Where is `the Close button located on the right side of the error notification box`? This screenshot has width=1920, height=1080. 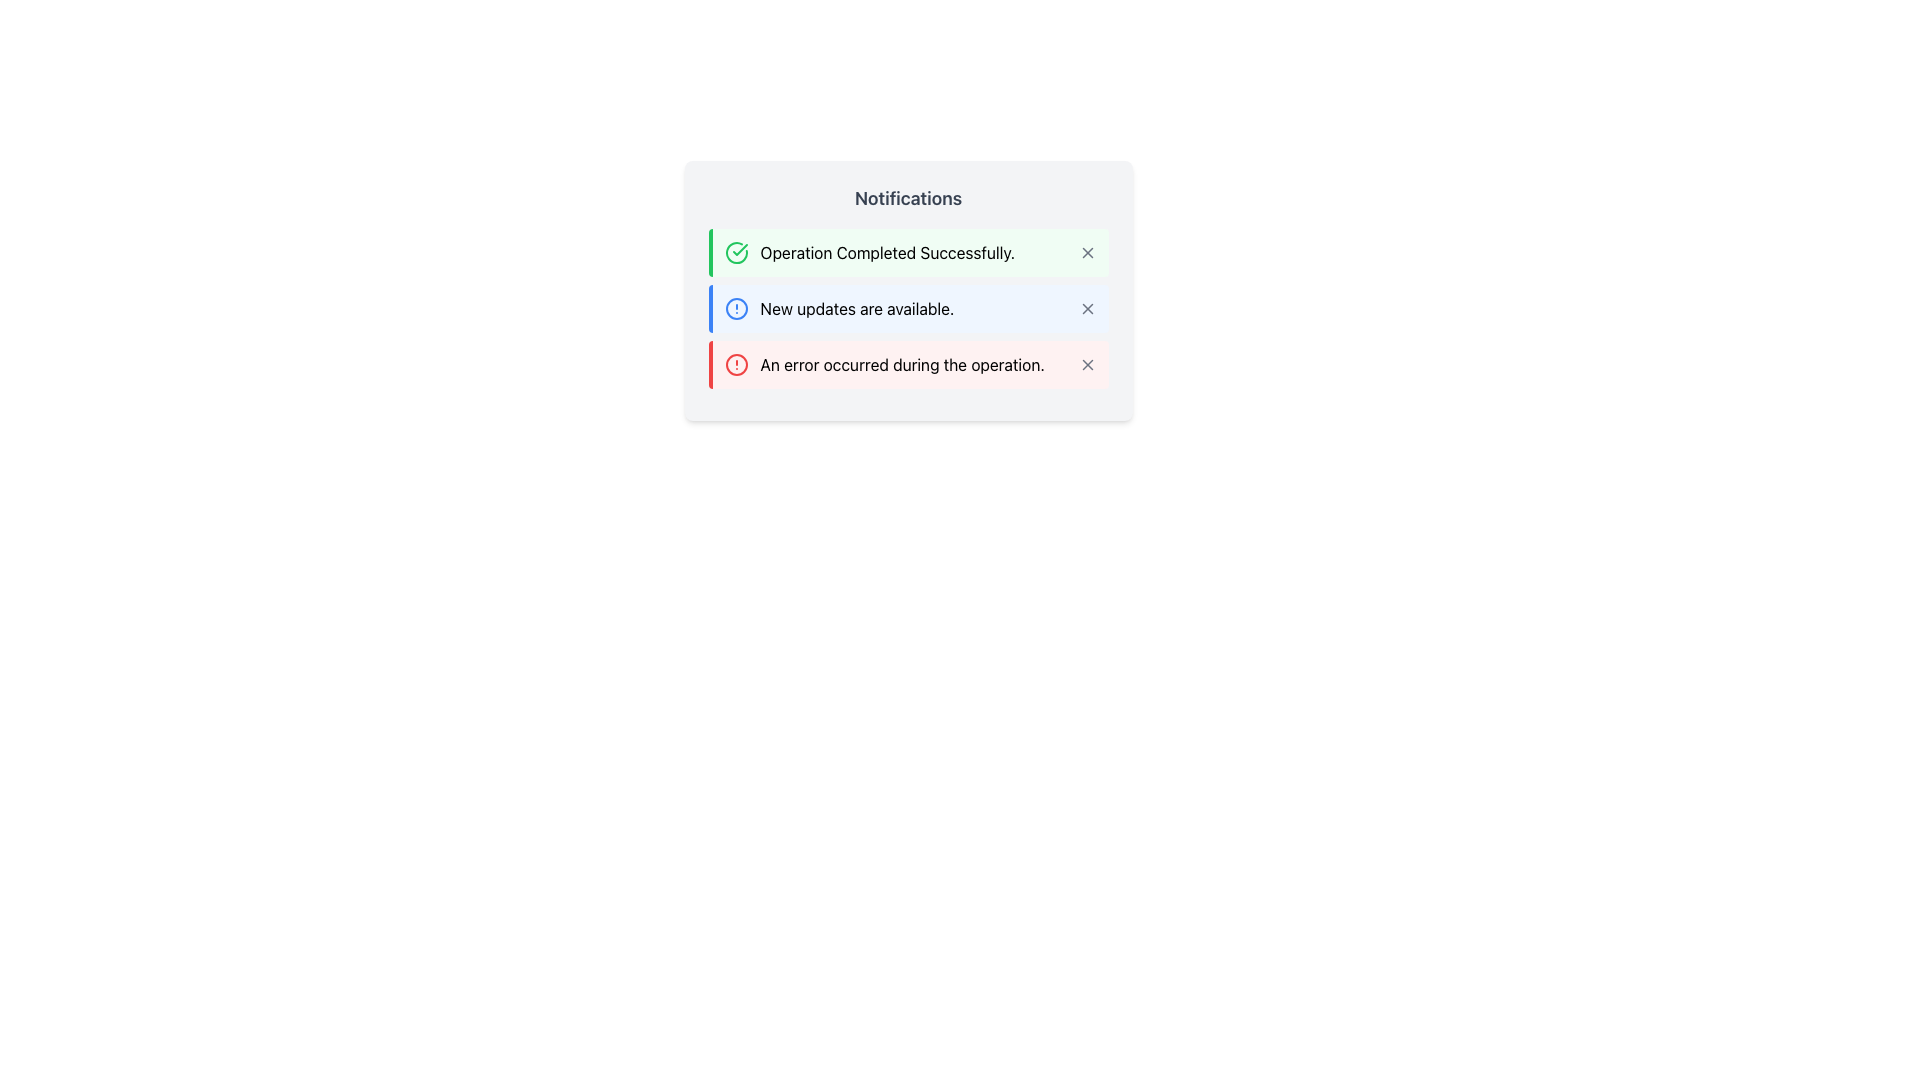
the Close button located on the right side of the error notification box is located at coordinates (1086, 365).